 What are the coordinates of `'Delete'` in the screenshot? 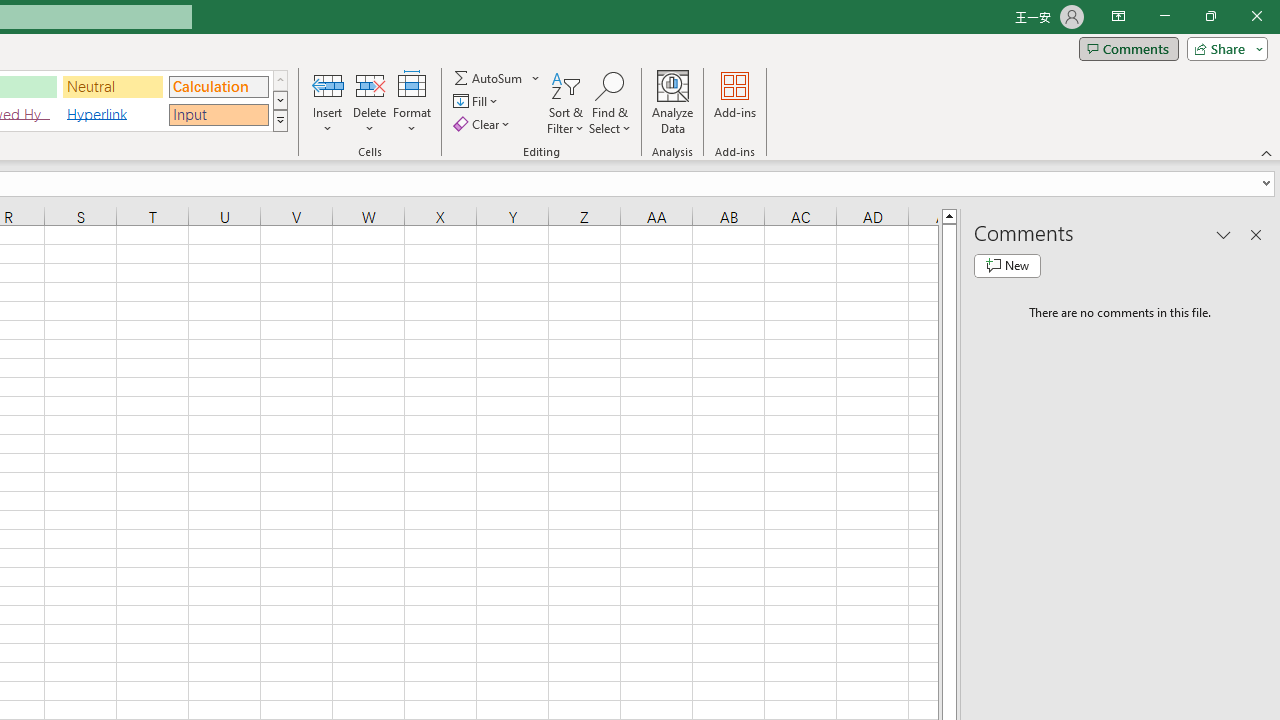 It's located at (369, 103).